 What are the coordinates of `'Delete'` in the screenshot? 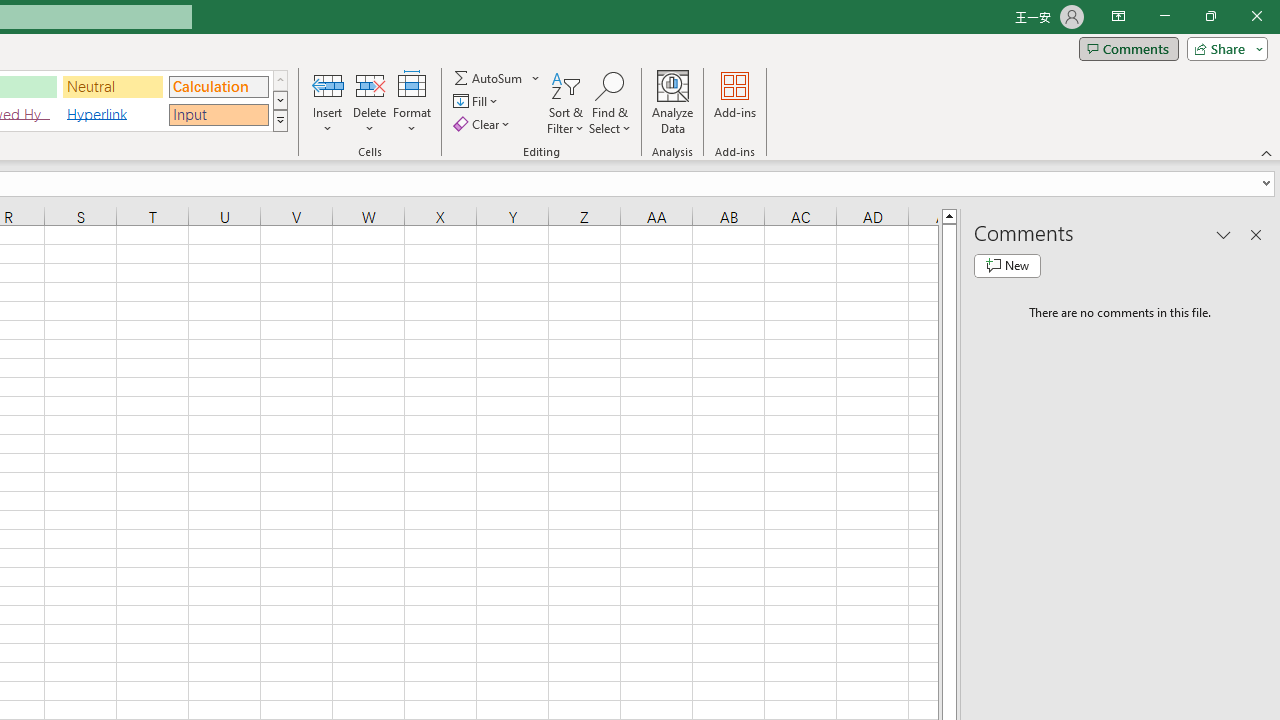 It's located at (369, 103).